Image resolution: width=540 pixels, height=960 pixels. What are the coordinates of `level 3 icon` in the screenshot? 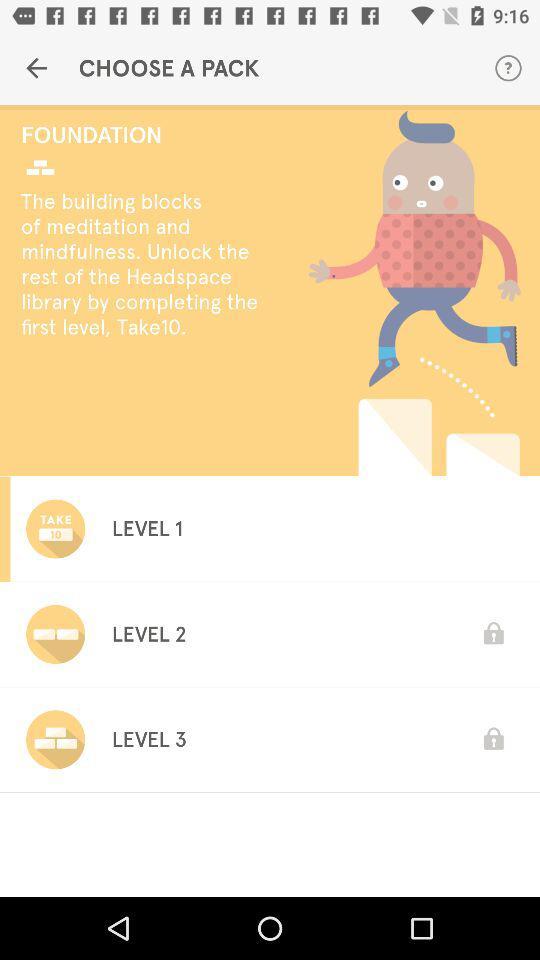 It's located at (148, 738).